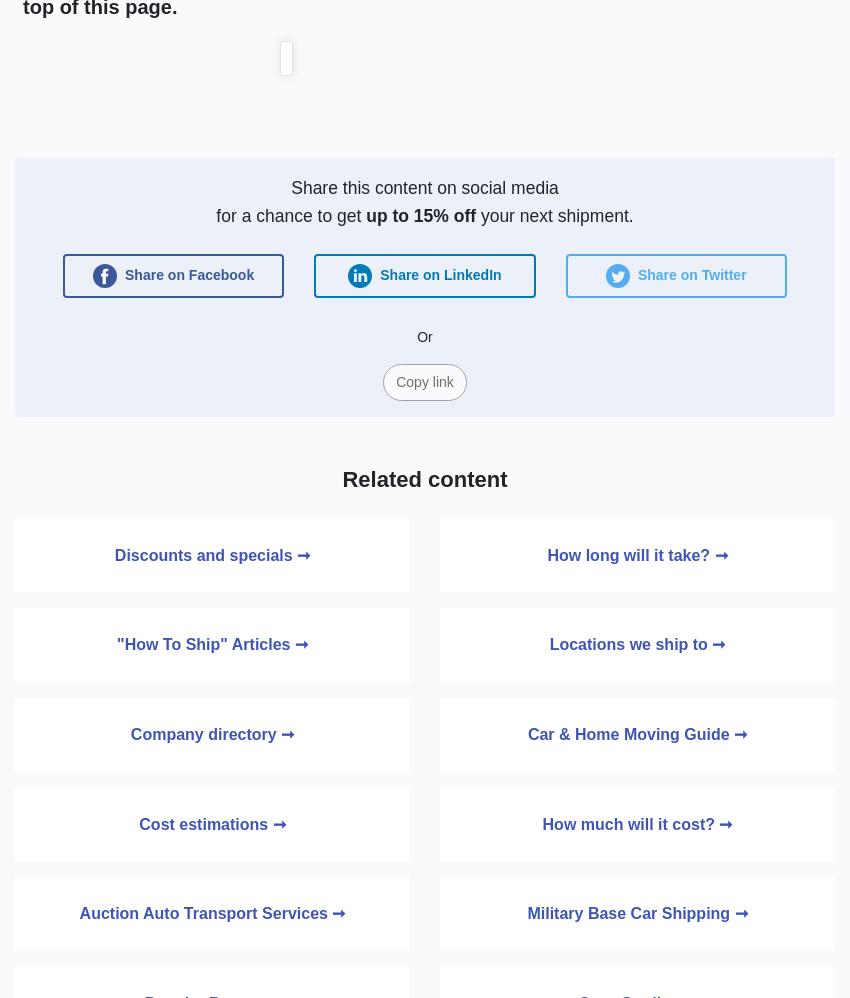  Describe the element at coordinates (375, 272) in the screenshot. I see `'Share on LinkedIn'` at that location.